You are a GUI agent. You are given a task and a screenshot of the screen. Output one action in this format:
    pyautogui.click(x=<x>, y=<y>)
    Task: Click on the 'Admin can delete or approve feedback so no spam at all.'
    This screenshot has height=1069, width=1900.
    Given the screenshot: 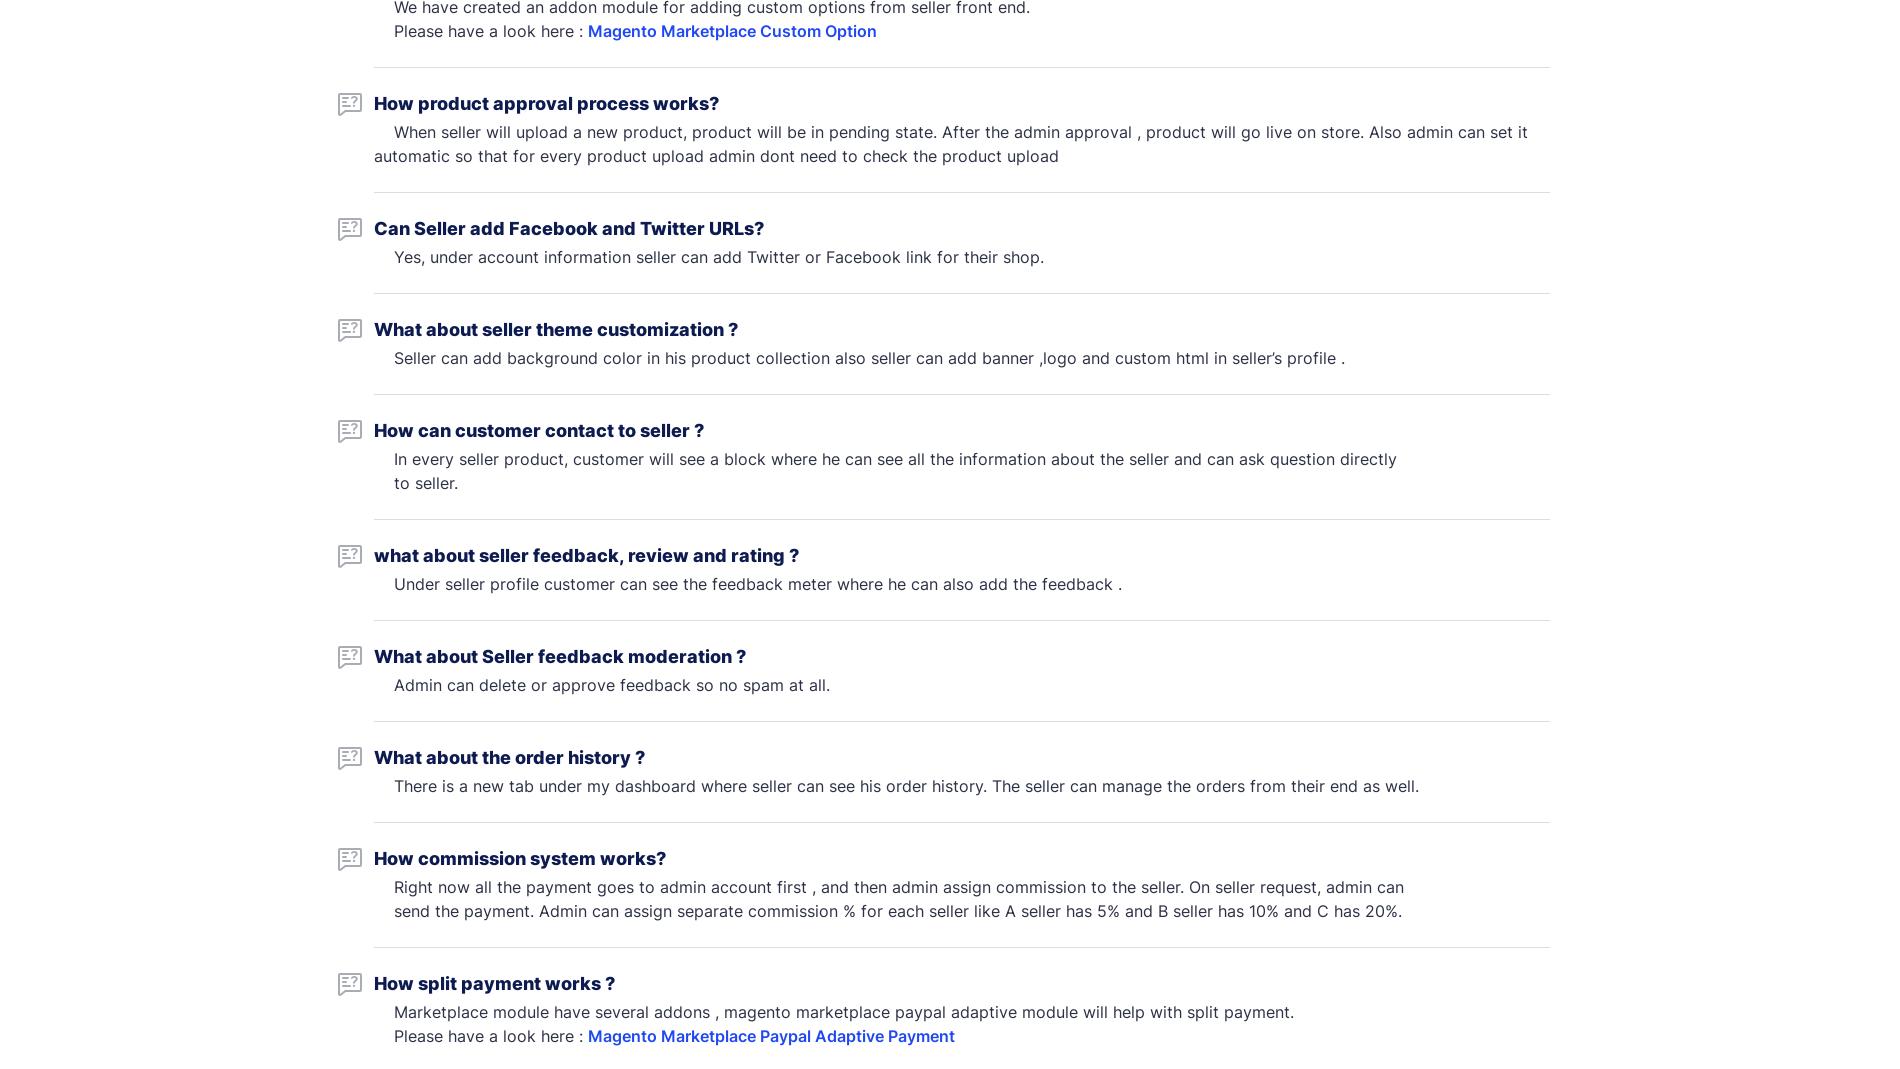 What is the action you would take?
    pyautogui.click(x=604, y=684)
    